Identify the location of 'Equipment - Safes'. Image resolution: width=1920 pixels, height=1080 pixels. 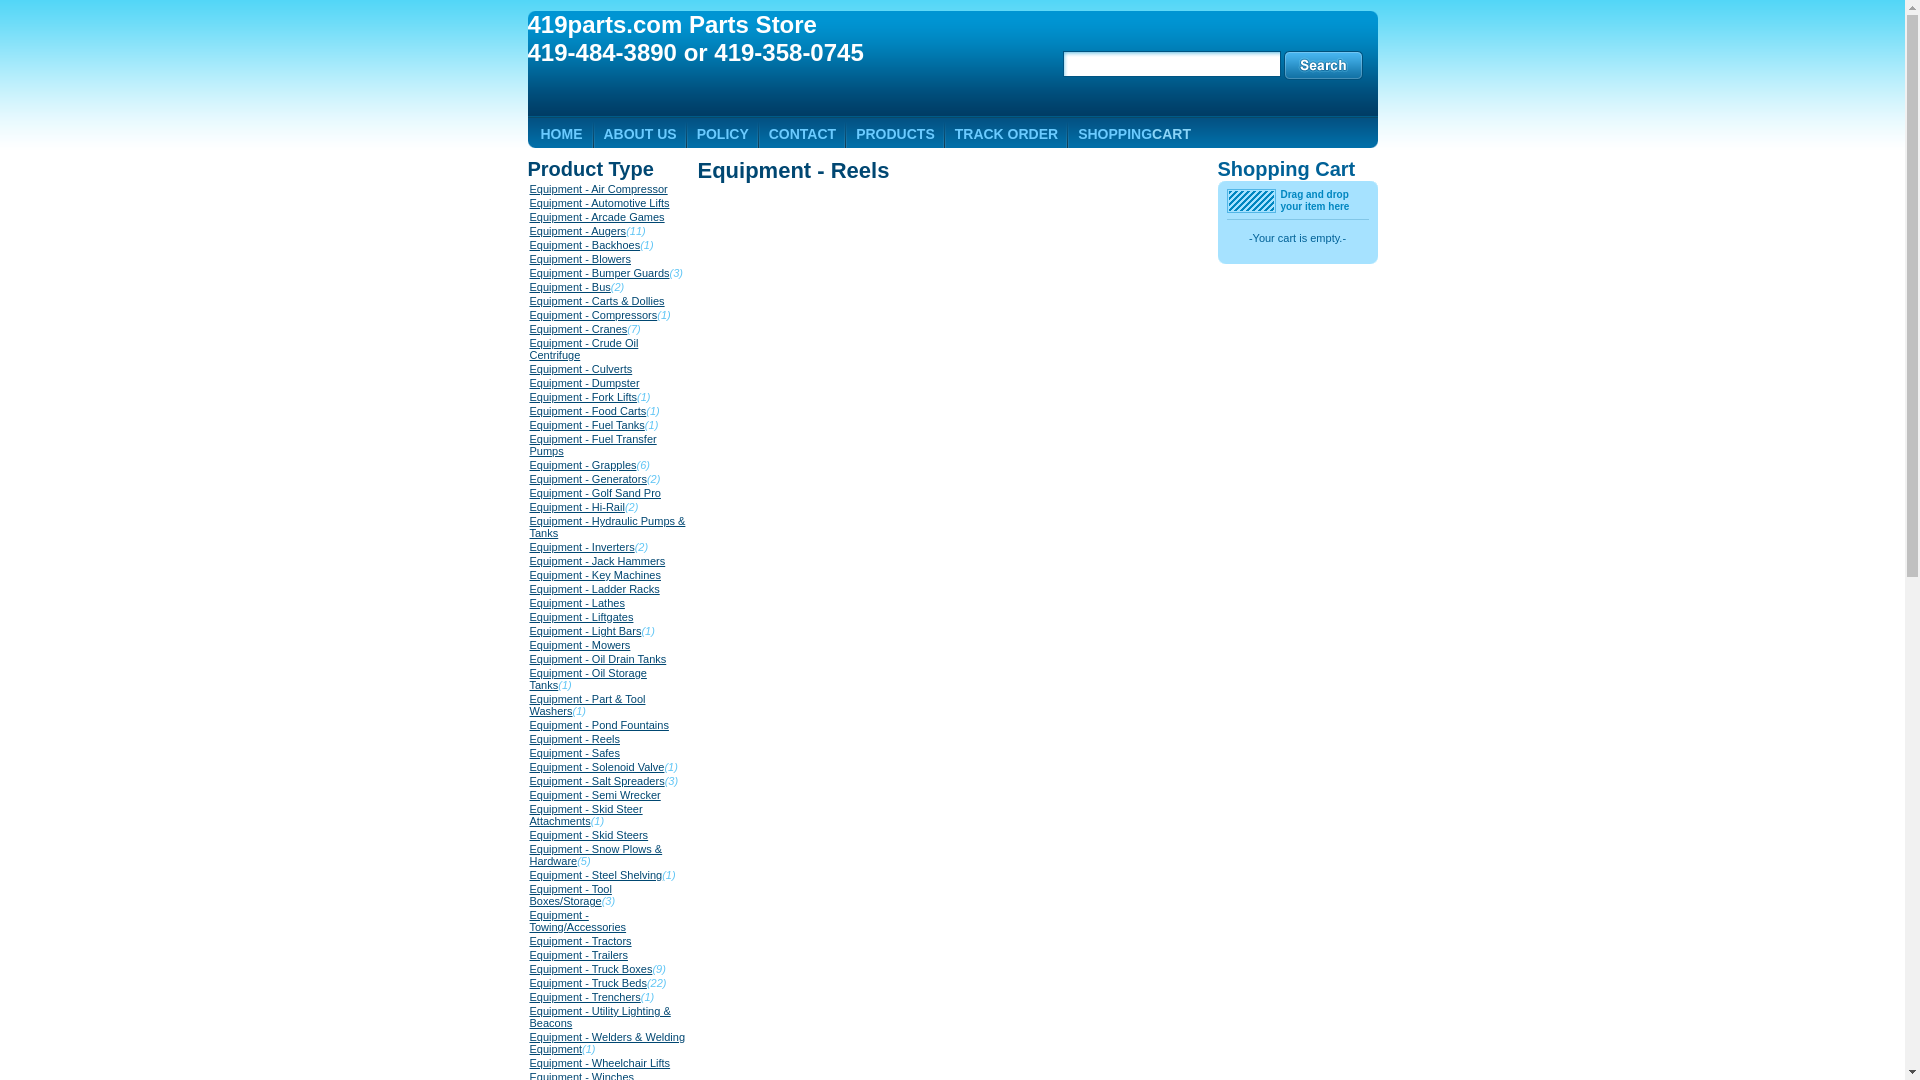
(574, 752).